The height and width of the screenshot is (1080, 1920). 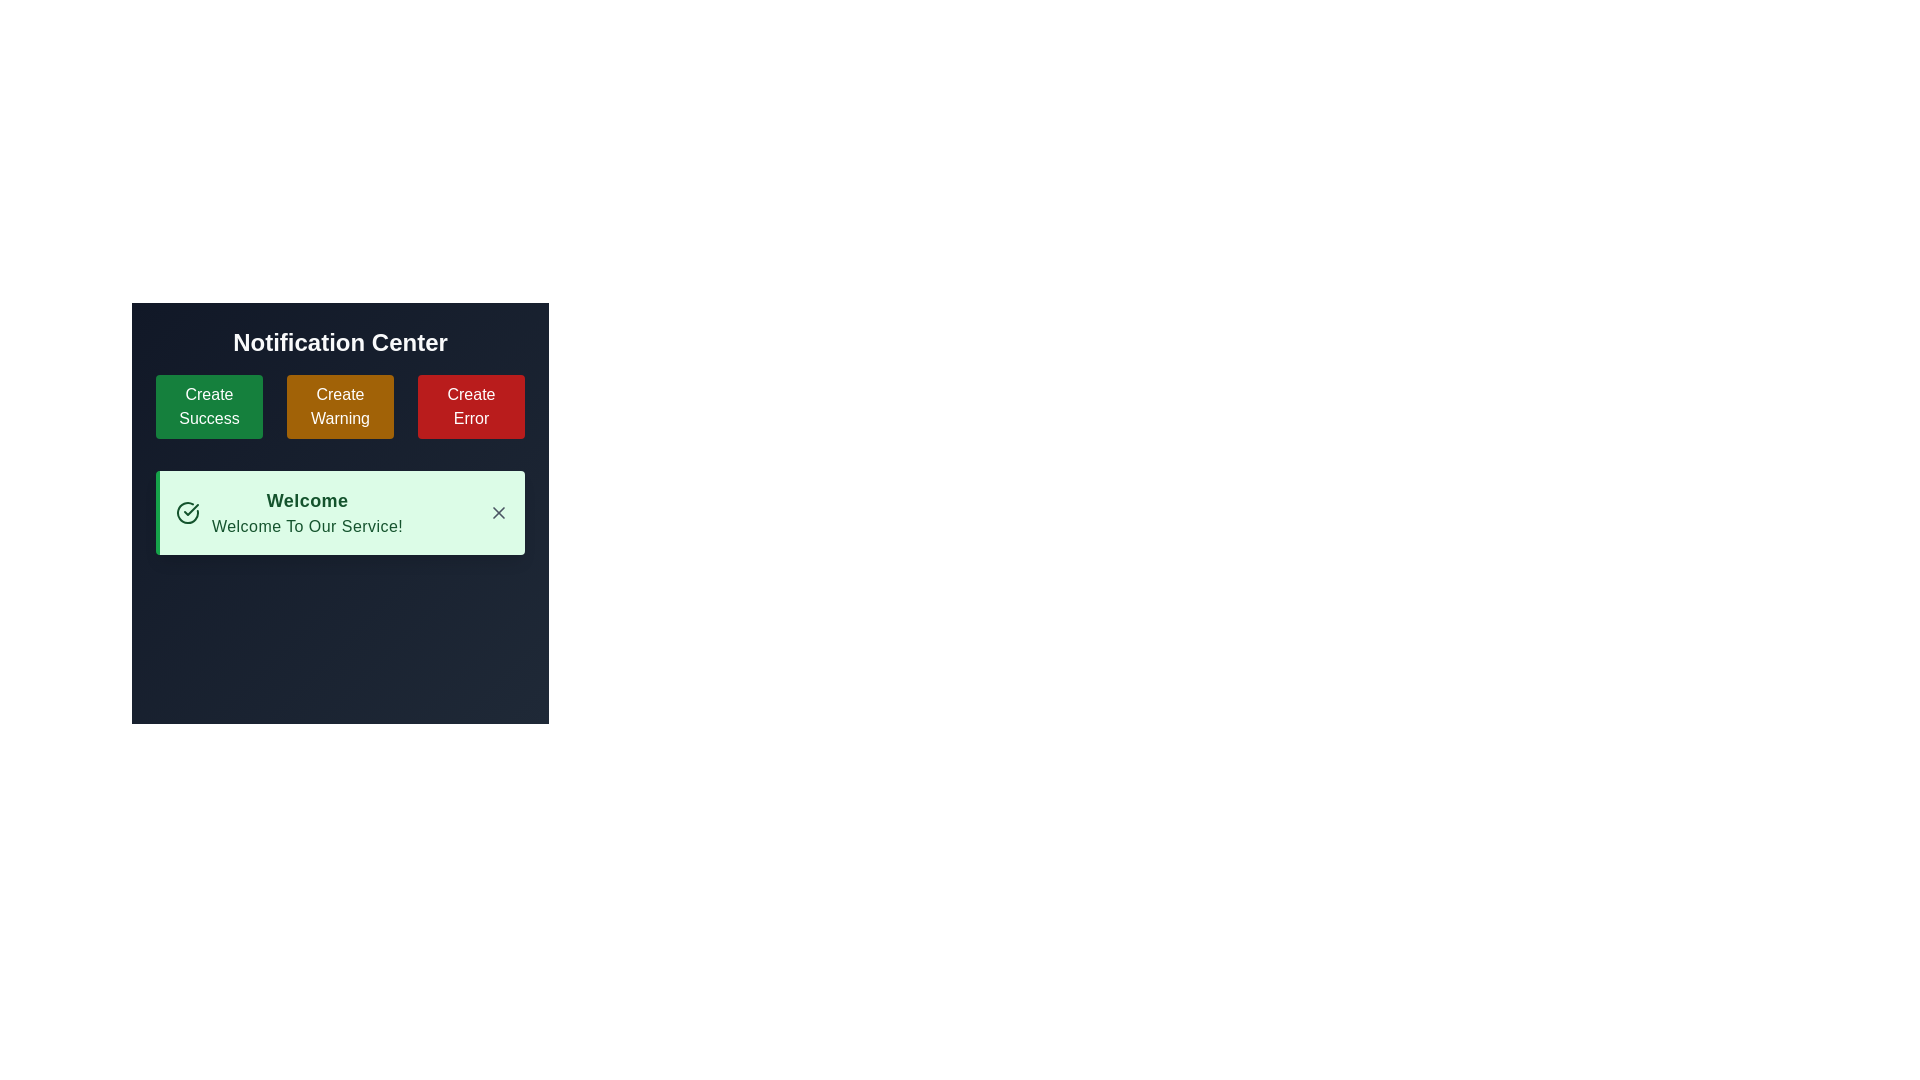 I want to click on the text label displaying 'Welcome to our service!' which is styled in thin dark green letters on a pastel green background, located in the notification card below the bold 'Welcome' text, so click(x=306, y=526).